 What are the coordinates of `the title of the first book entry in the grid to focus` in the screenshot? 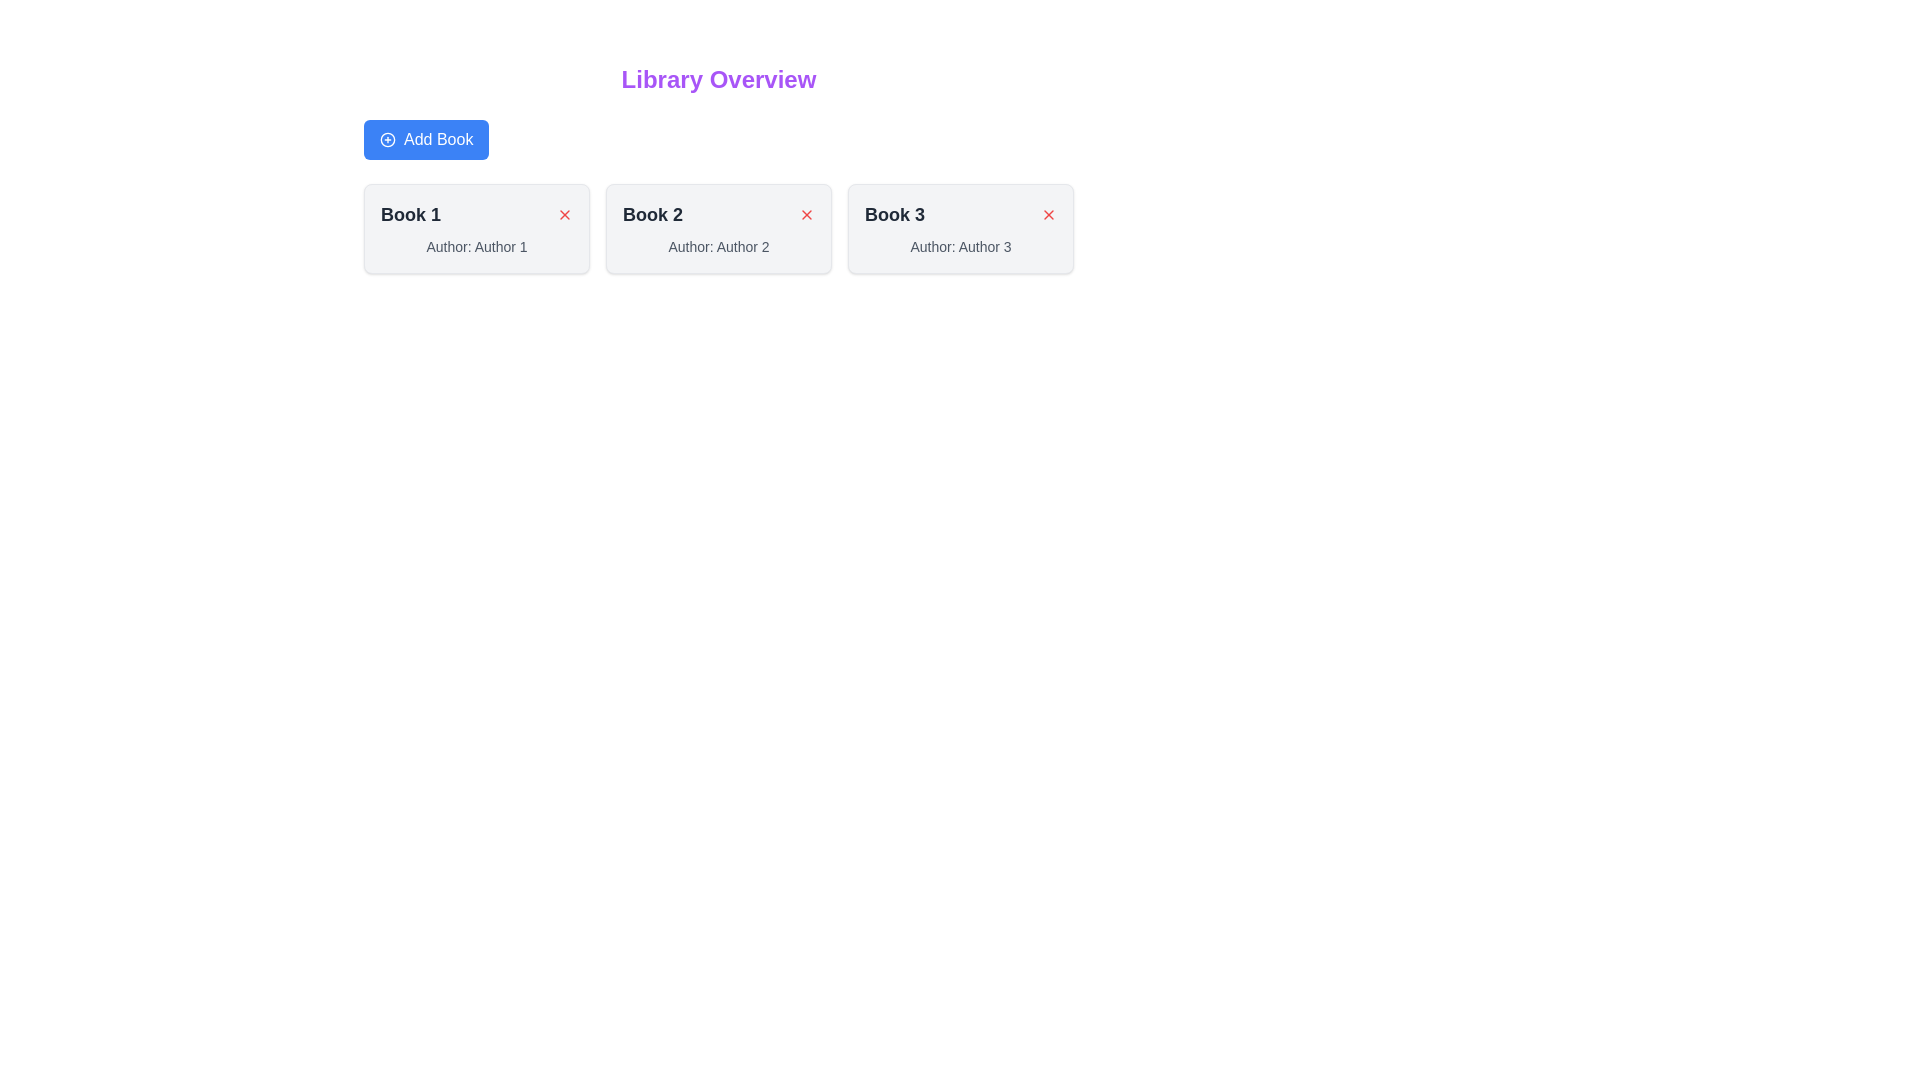 It's located at (475, 227).